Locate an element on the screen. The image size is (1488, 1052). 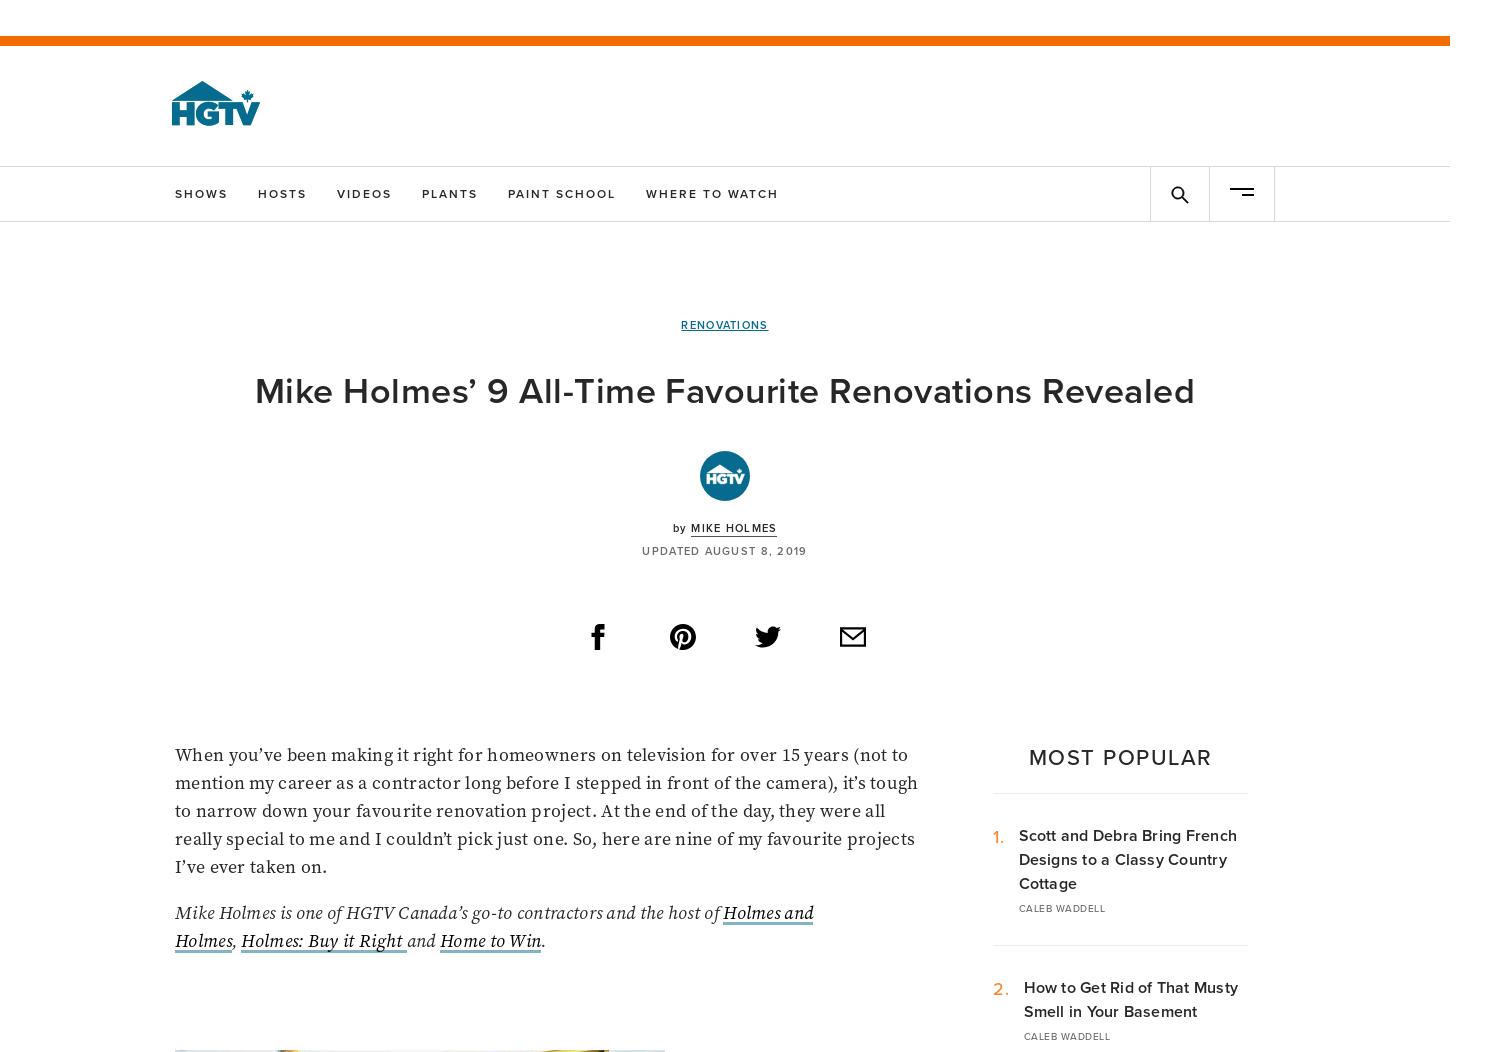
'What $2,500 in Rent Will Get You in Toronto Right Now' is located at coordinates (720, 695).